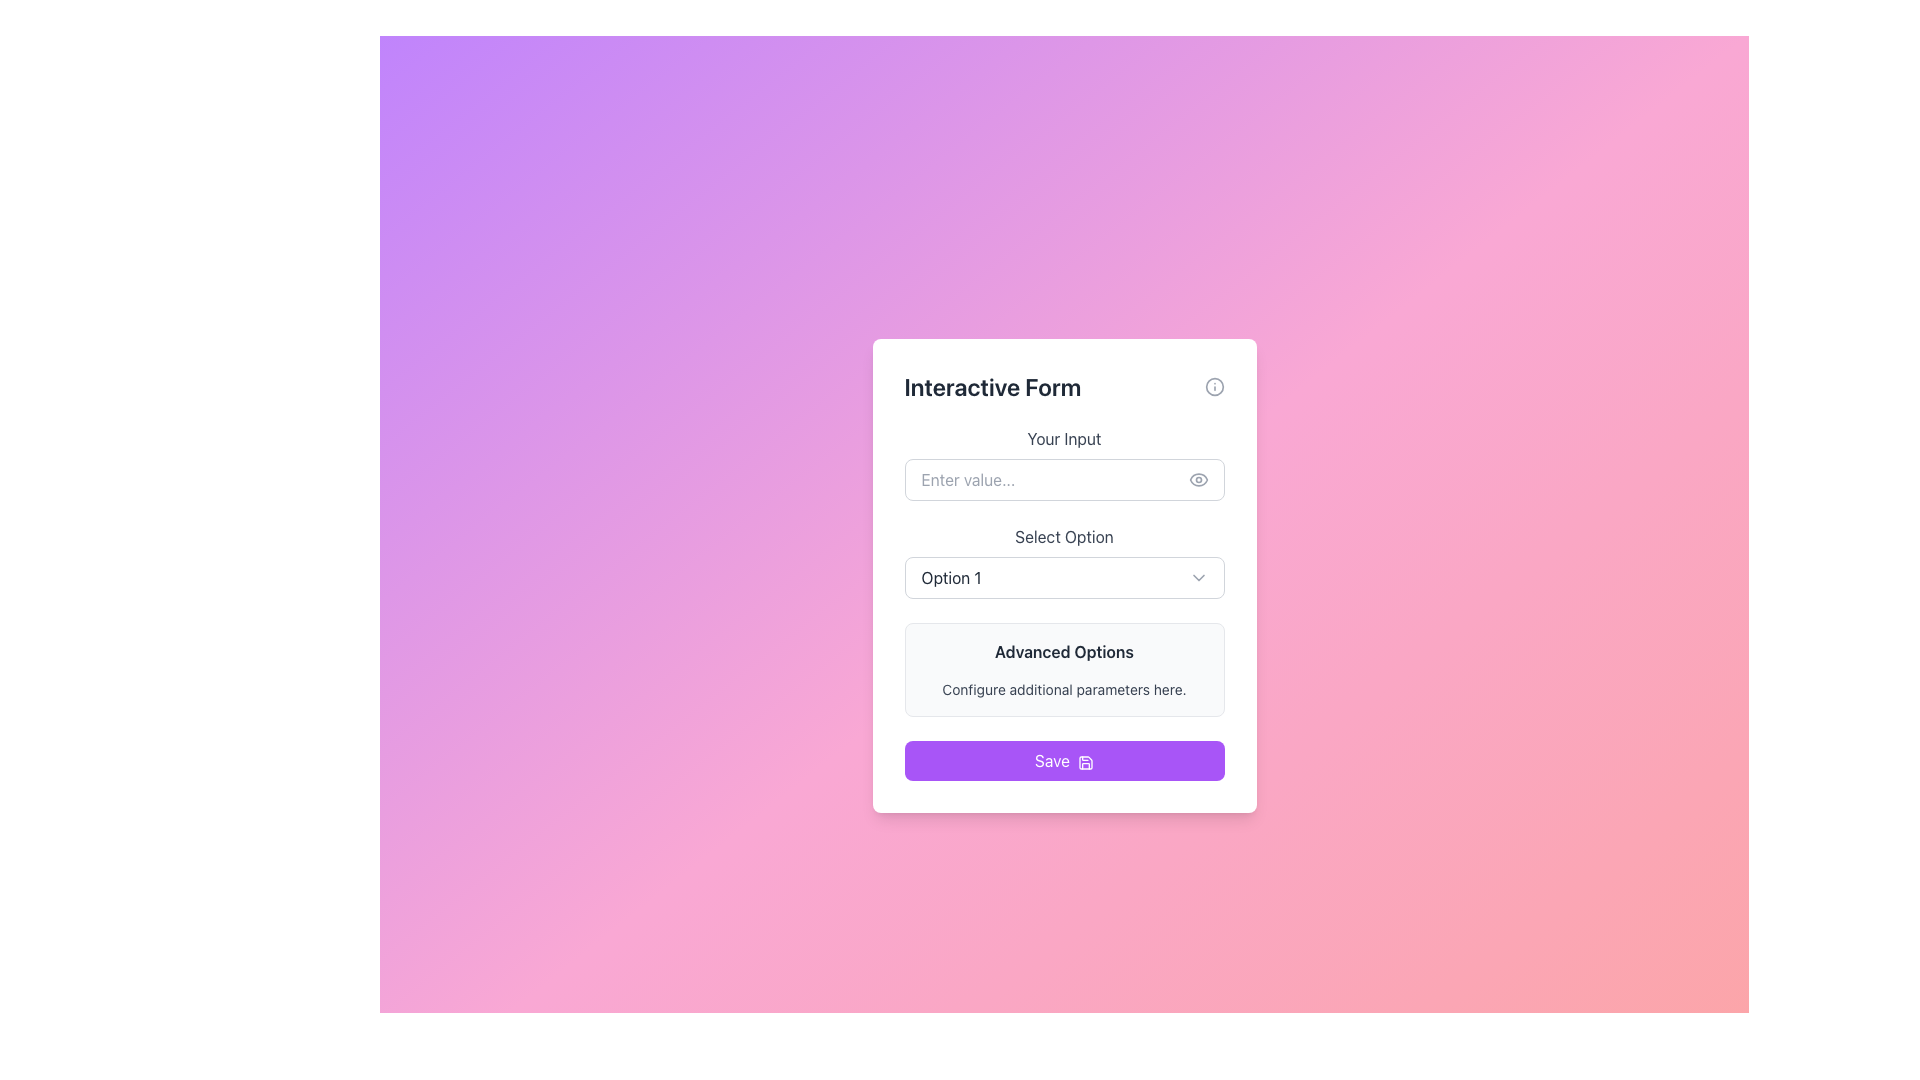 The height and width of the screenshot is (1080, 1920). What do you see at coordinates (1063, 386) in the screenshot?
I see `the 'Interactive Form' header text, which is styled in bold and large font and positioned at the top of the form` at bounding box center [1063, 386].